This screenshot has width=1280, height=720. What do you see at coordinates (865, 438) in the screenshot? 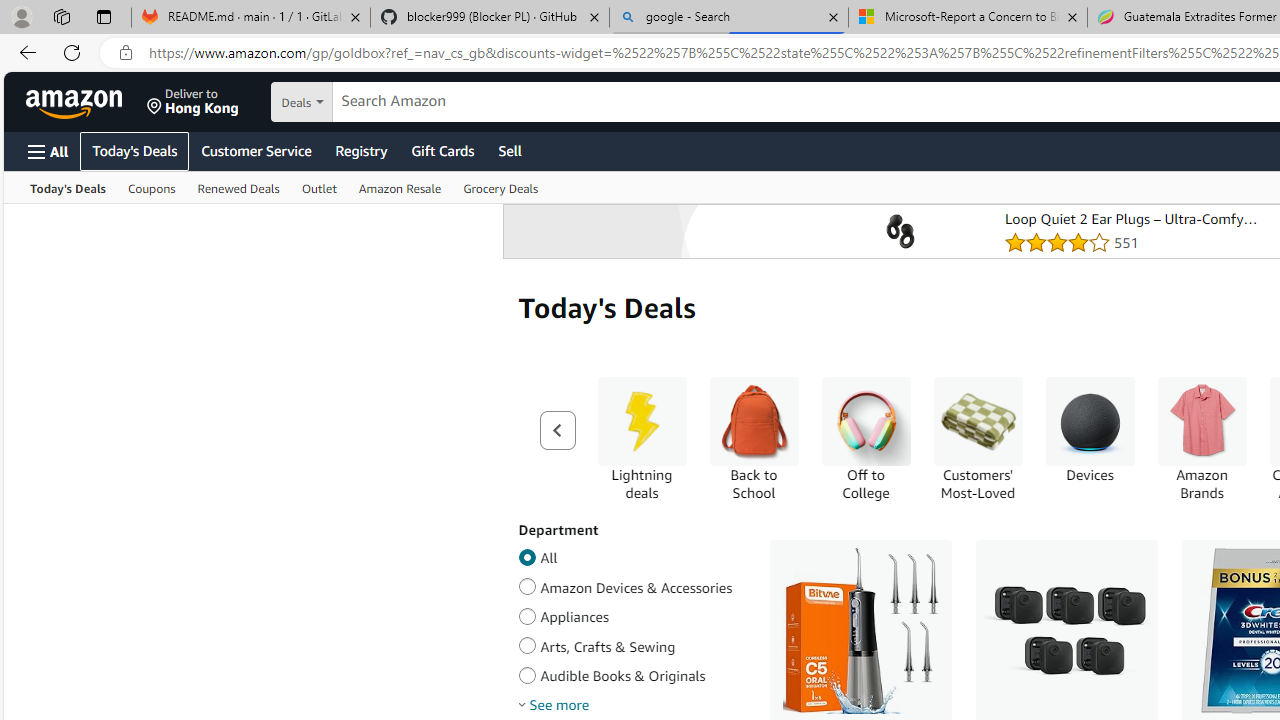
I see `'Off to College Off to College'` at bounding box center [865, 438].